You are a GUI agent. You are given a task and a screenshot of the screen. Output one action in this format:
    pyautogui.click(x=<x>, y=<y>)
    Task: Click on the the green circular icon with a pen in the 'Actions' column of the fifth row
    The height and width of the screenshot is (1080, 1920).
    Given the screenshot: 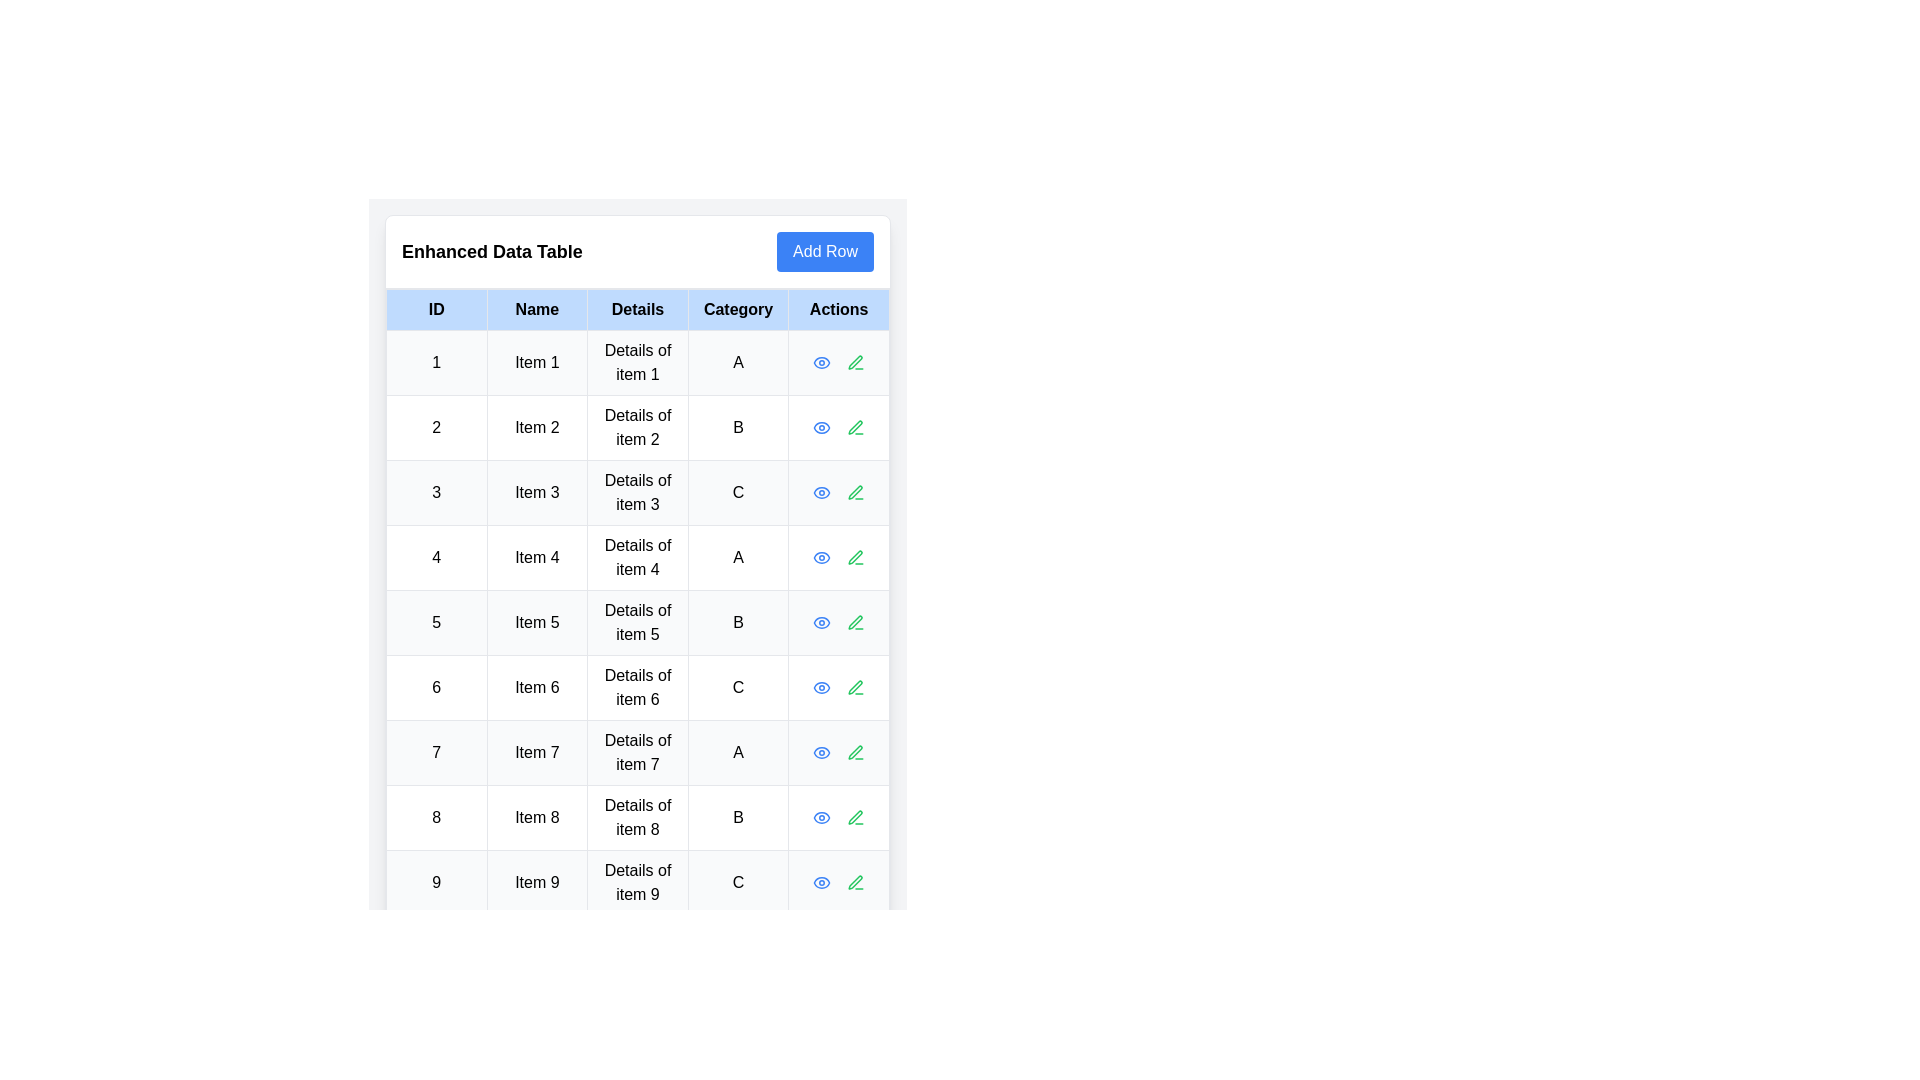 What is the action you would take?
    pyautogui.click(x=856, y=622)
    